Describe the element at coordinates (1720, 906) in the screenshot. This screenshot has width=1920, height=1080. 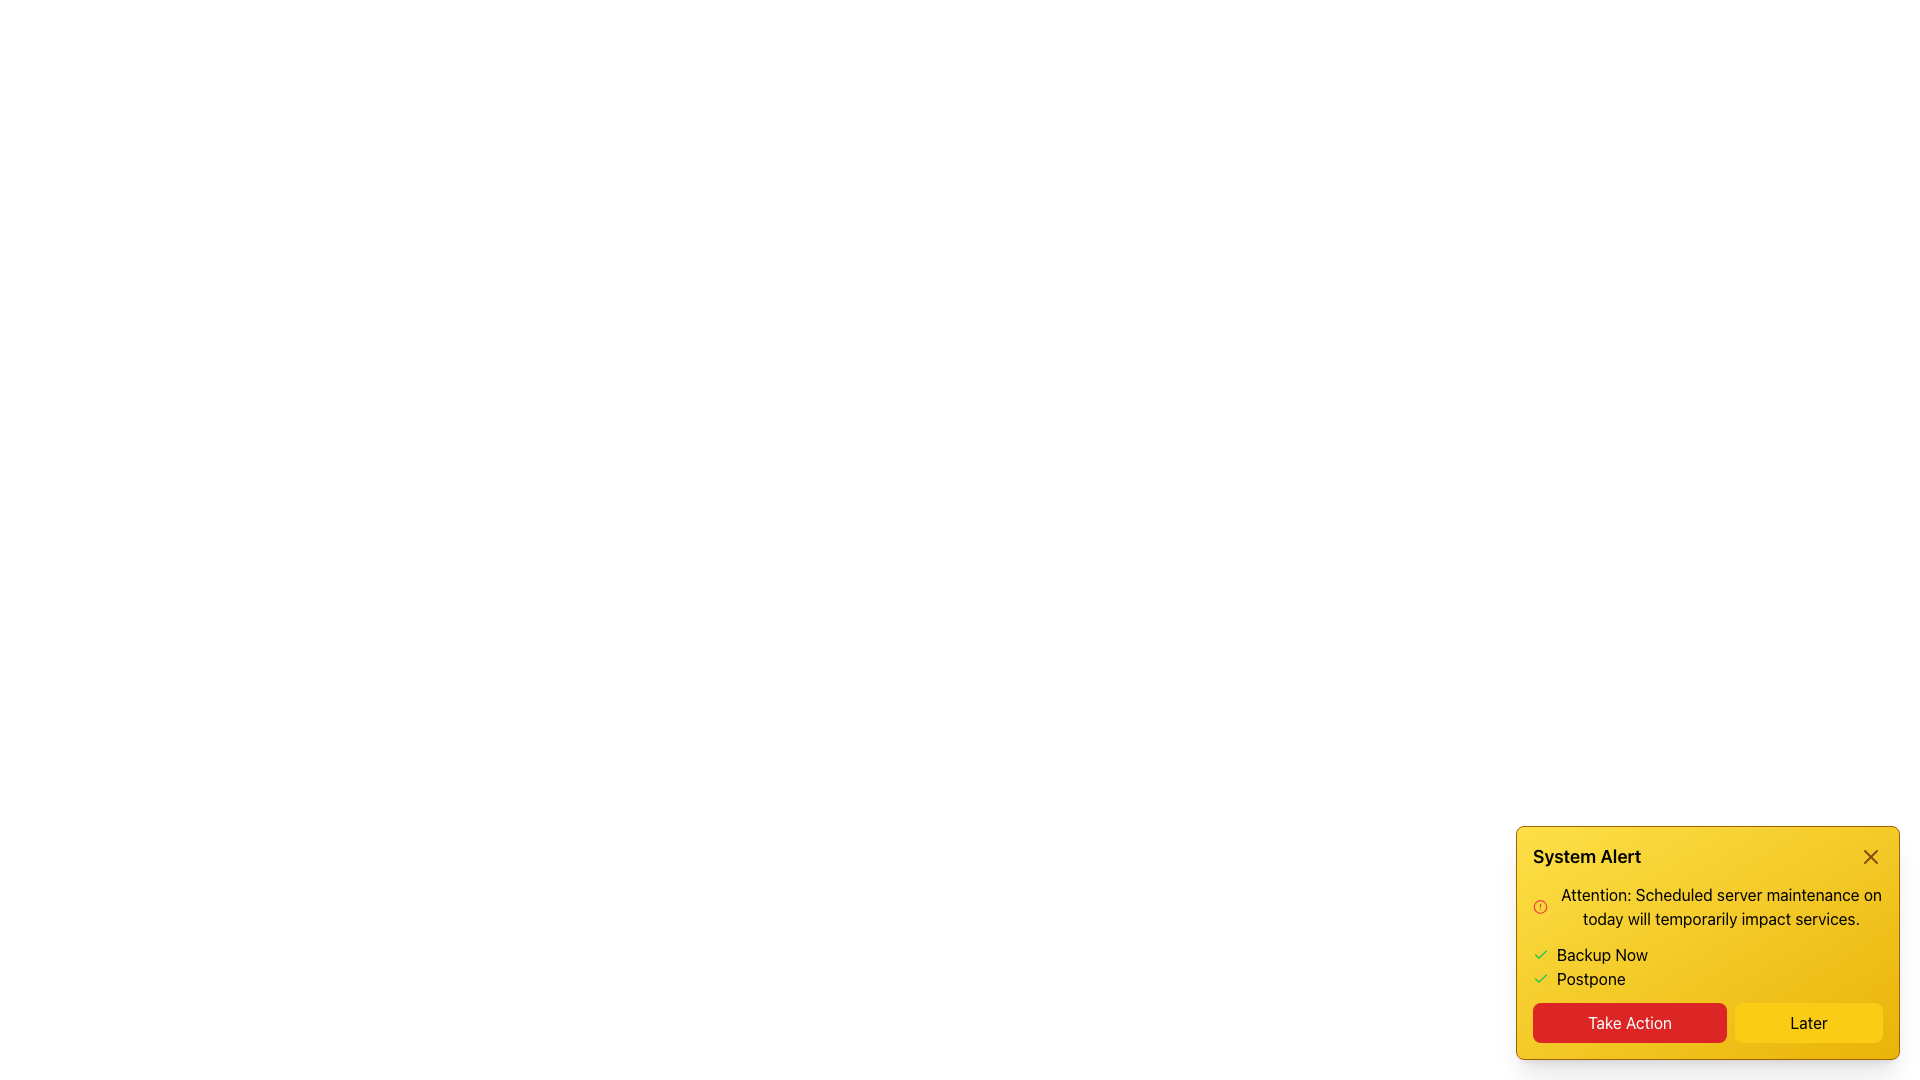
I see `the text message stating 'Attention: Scheduled server maintenance on today will temporarily impact services', which is styled in black on a yellow background within the alert box` at that location.